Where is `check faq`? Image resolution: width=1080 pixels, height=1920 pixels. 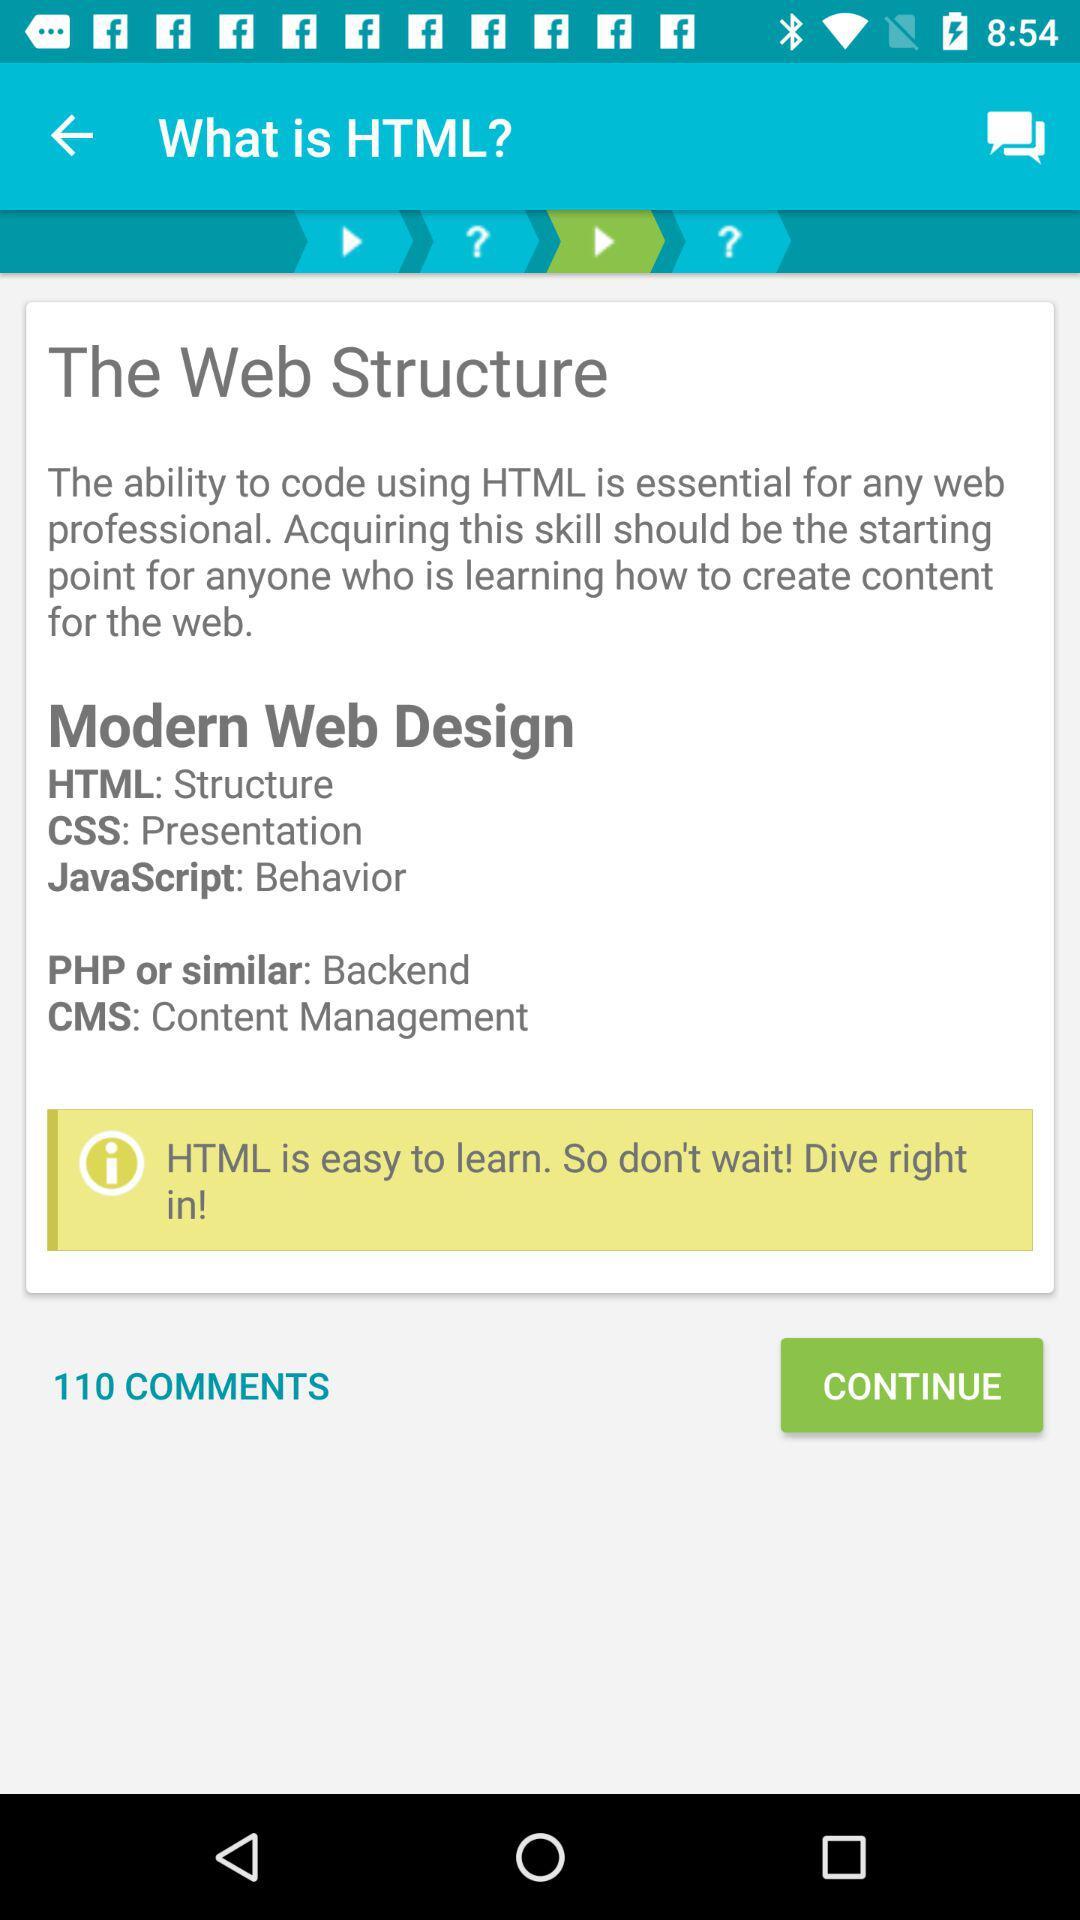
check faq is located at coordinates (477, 240).